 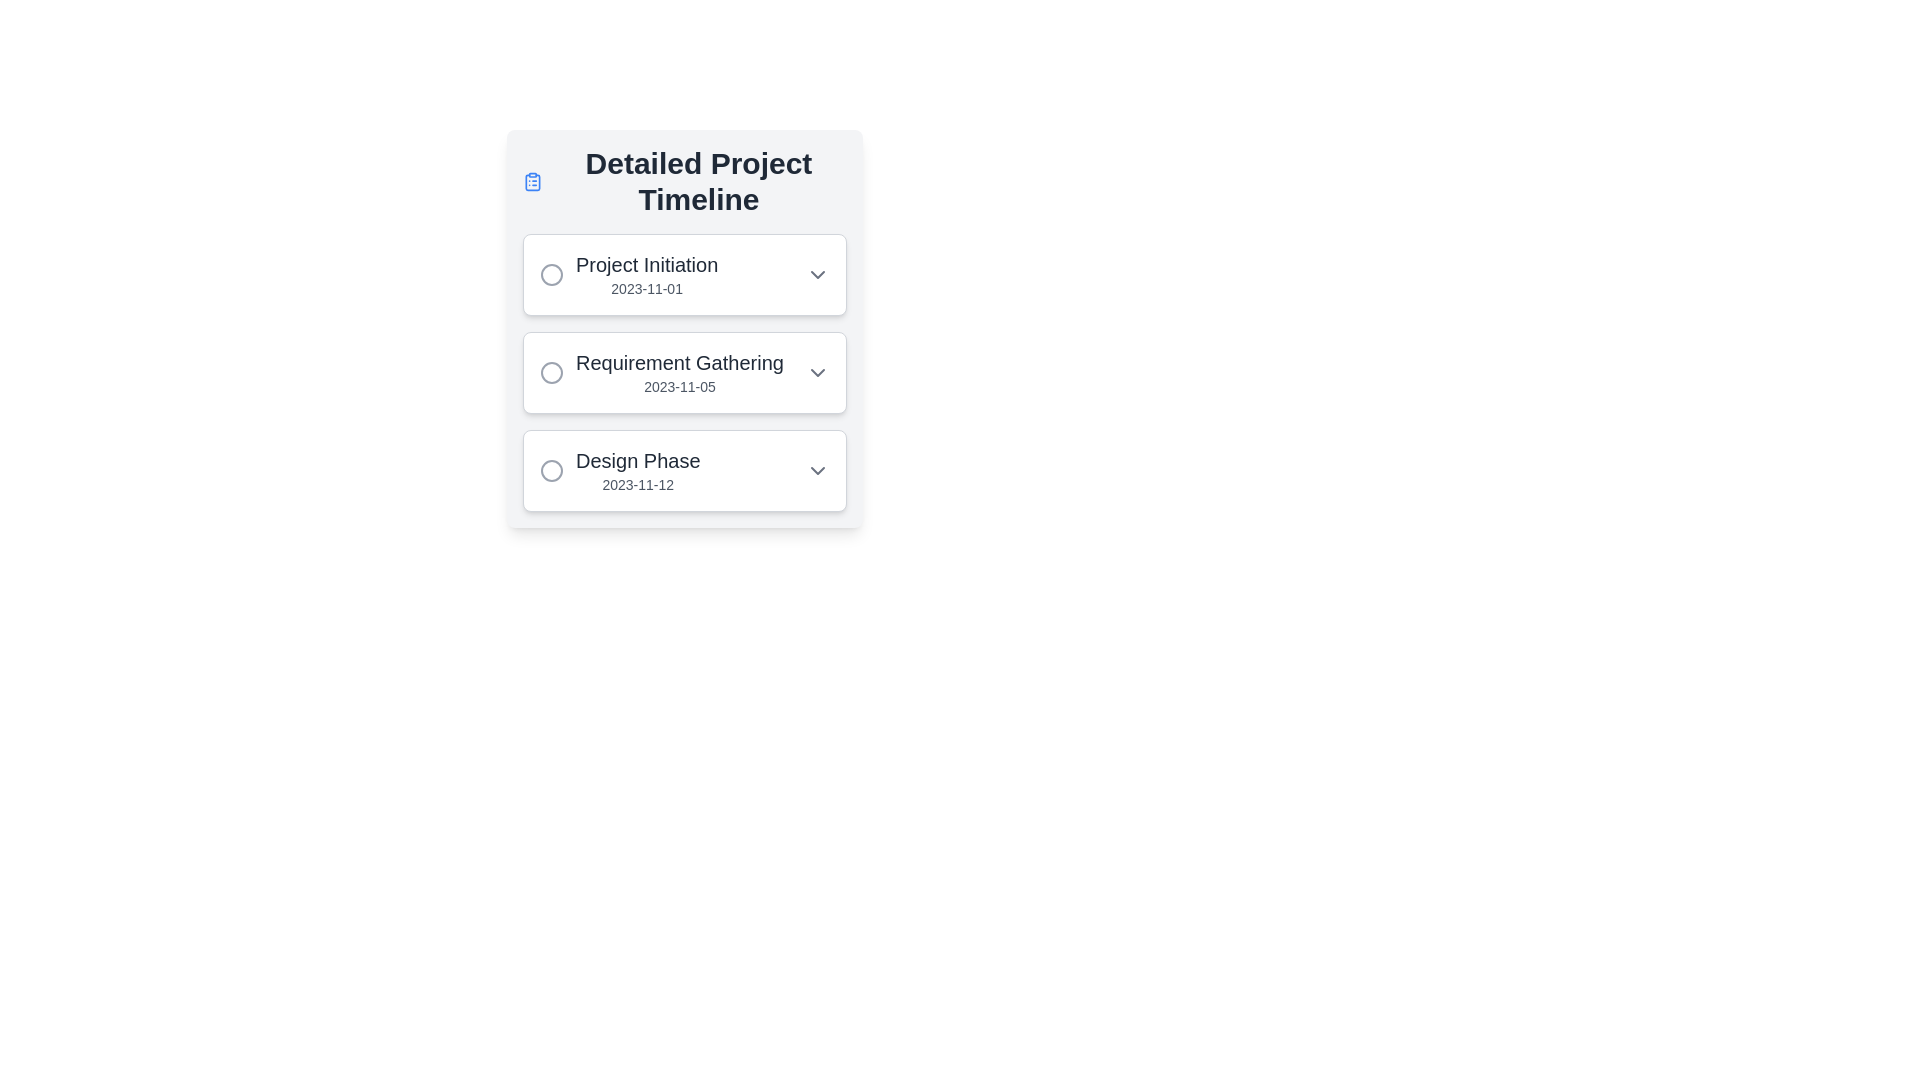 I want to click on the circular icon located to the left of the text 'Project Initiation' and the date '2023-11-01', which is the first component in a horizontal arrangement, so click(x=552, y=274).